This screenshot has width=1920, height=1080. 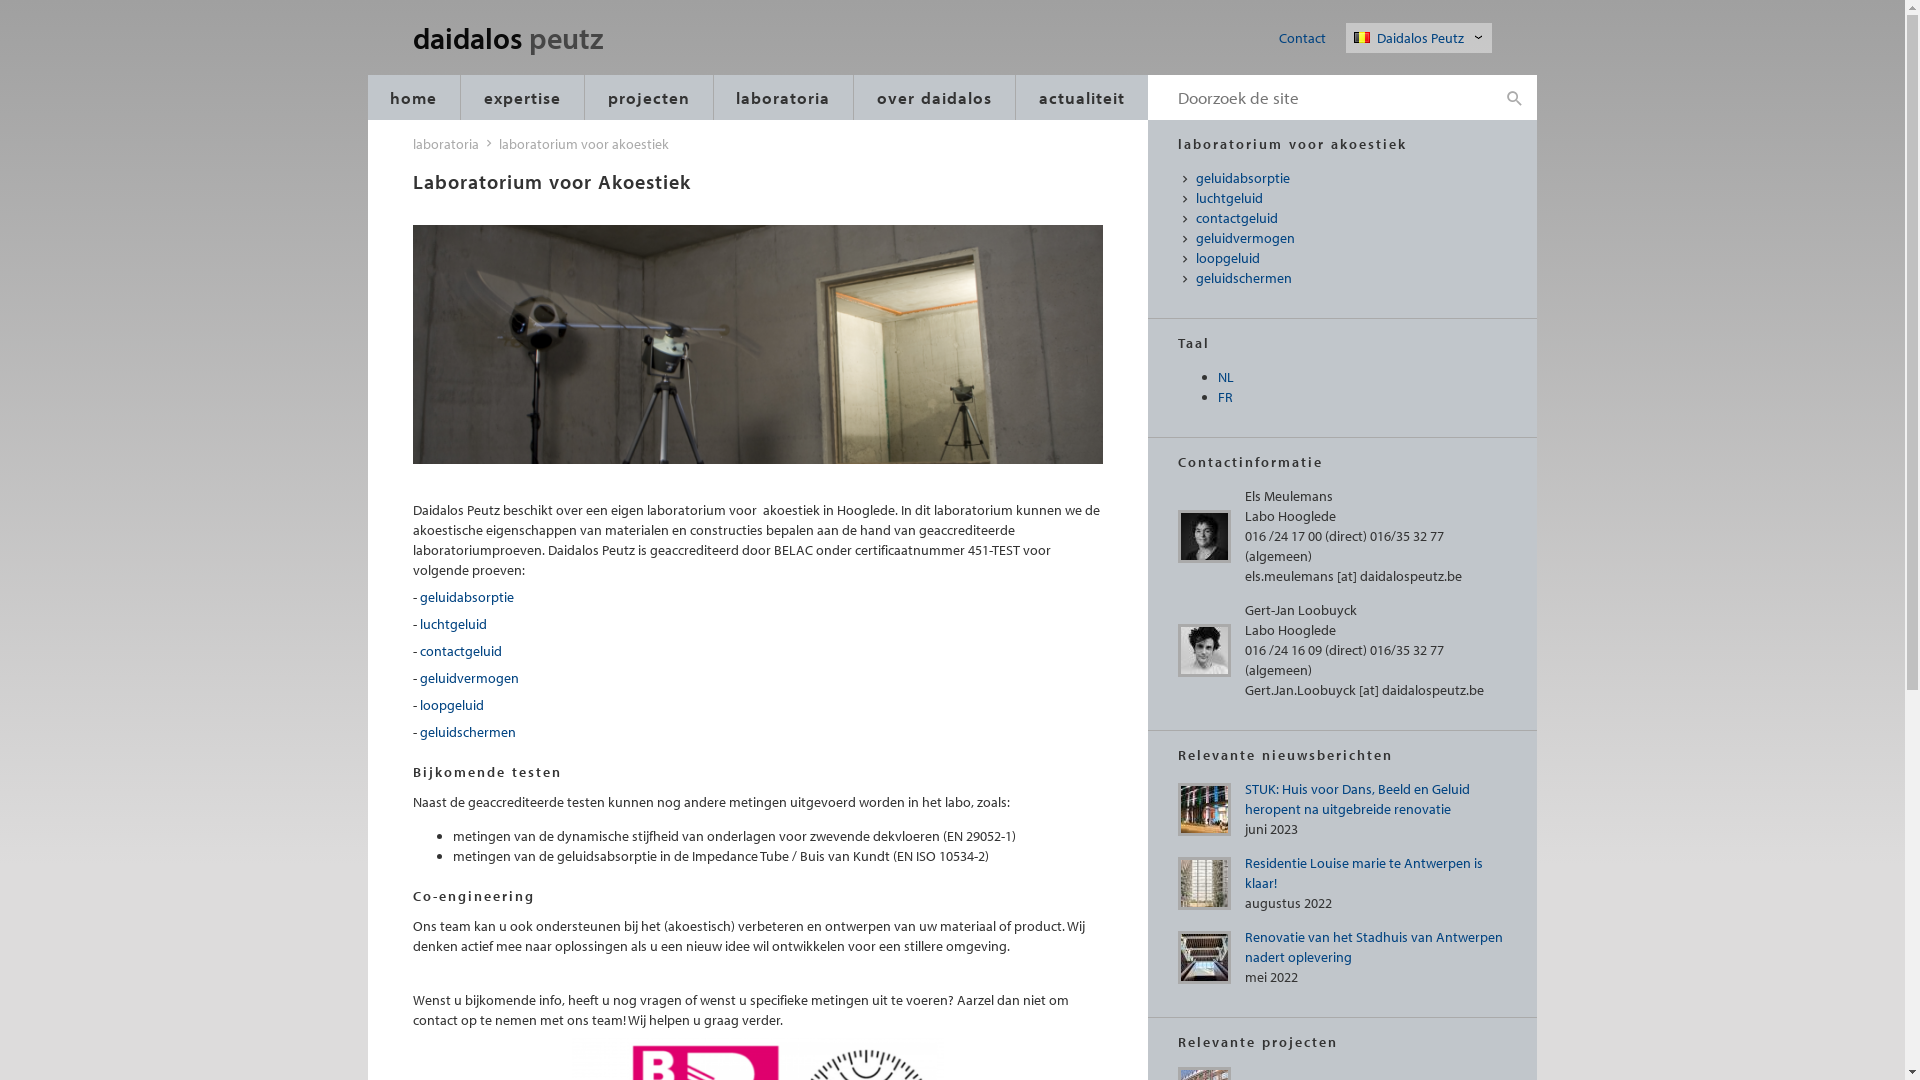 I want to click on 'contactgeluid', so click(x=1352, y=219).